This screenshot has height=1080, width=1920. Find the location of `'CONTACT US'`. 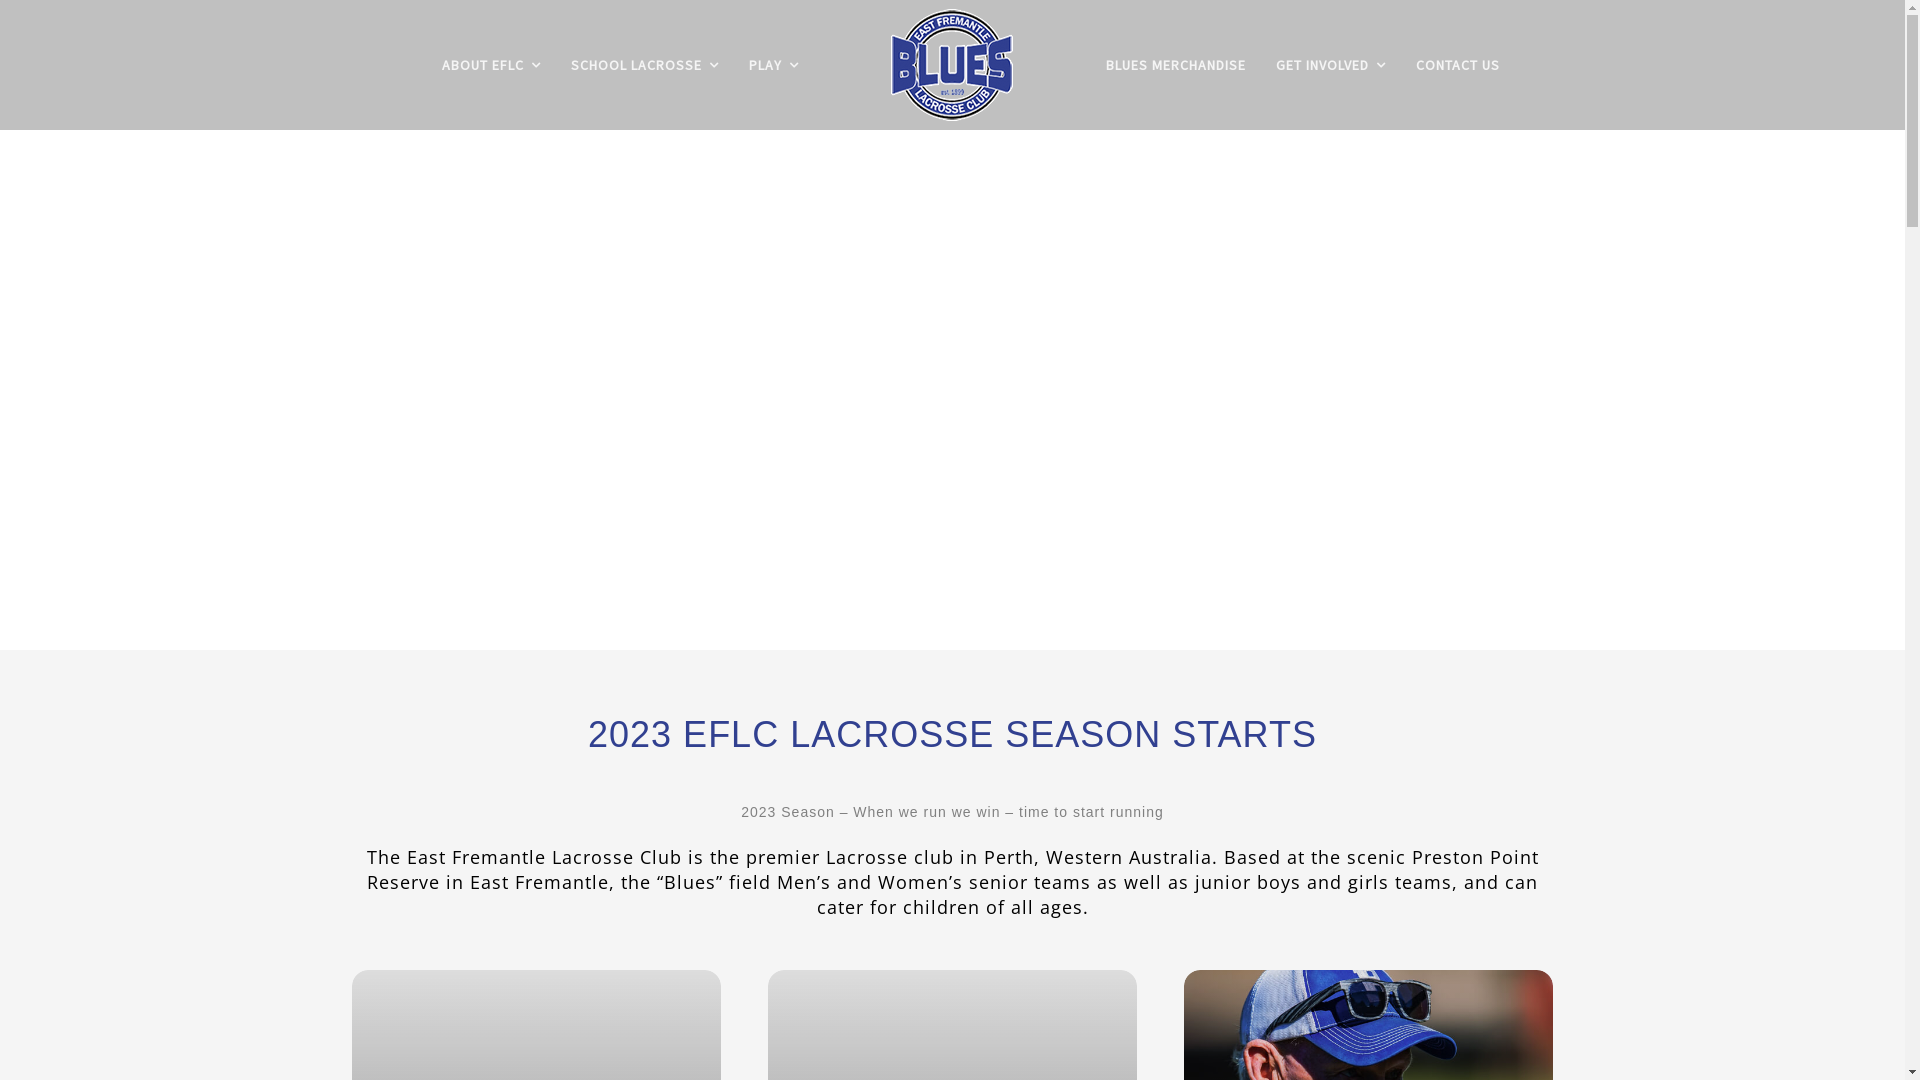

'CONTACT US' is located at coordinates (1458, 64).